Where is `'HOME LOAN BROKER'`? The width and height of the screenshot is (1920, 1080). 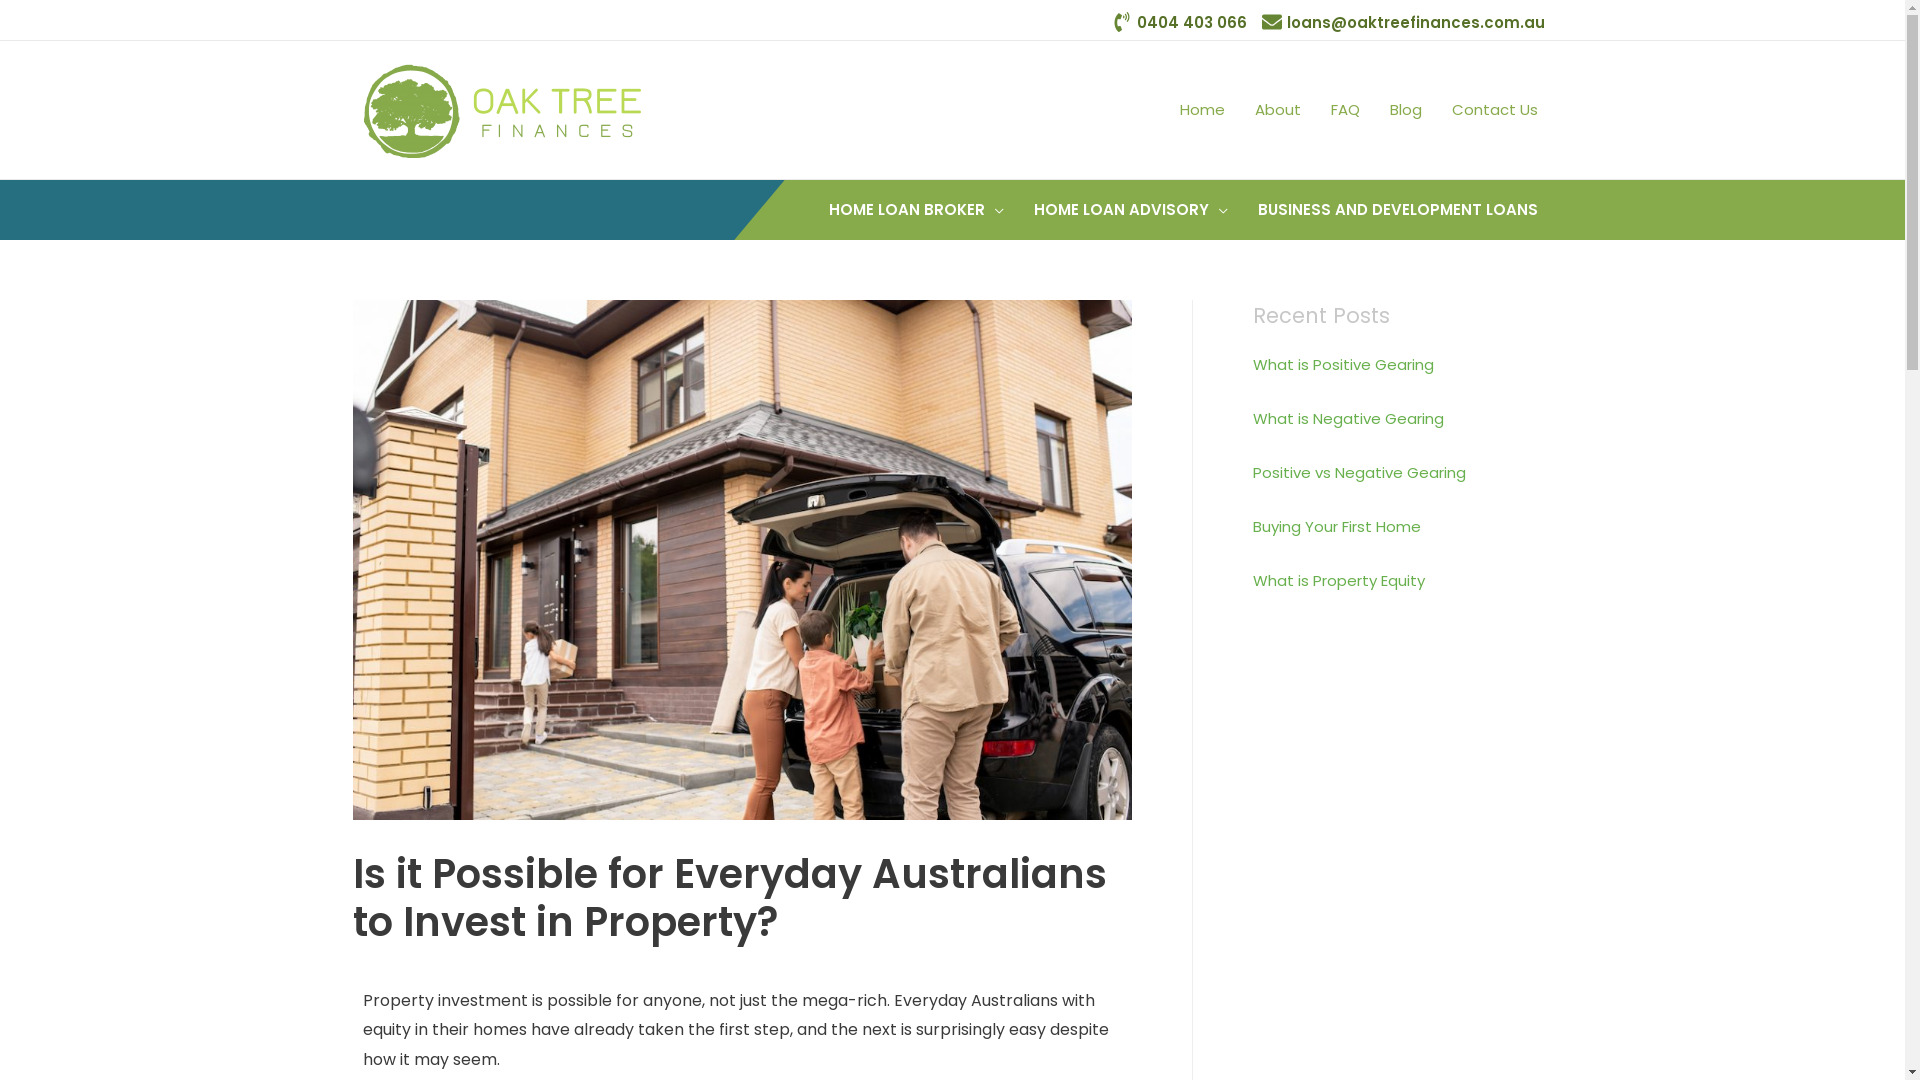 'HOME LOAN BROKER' is located at coordinates (915, 209).